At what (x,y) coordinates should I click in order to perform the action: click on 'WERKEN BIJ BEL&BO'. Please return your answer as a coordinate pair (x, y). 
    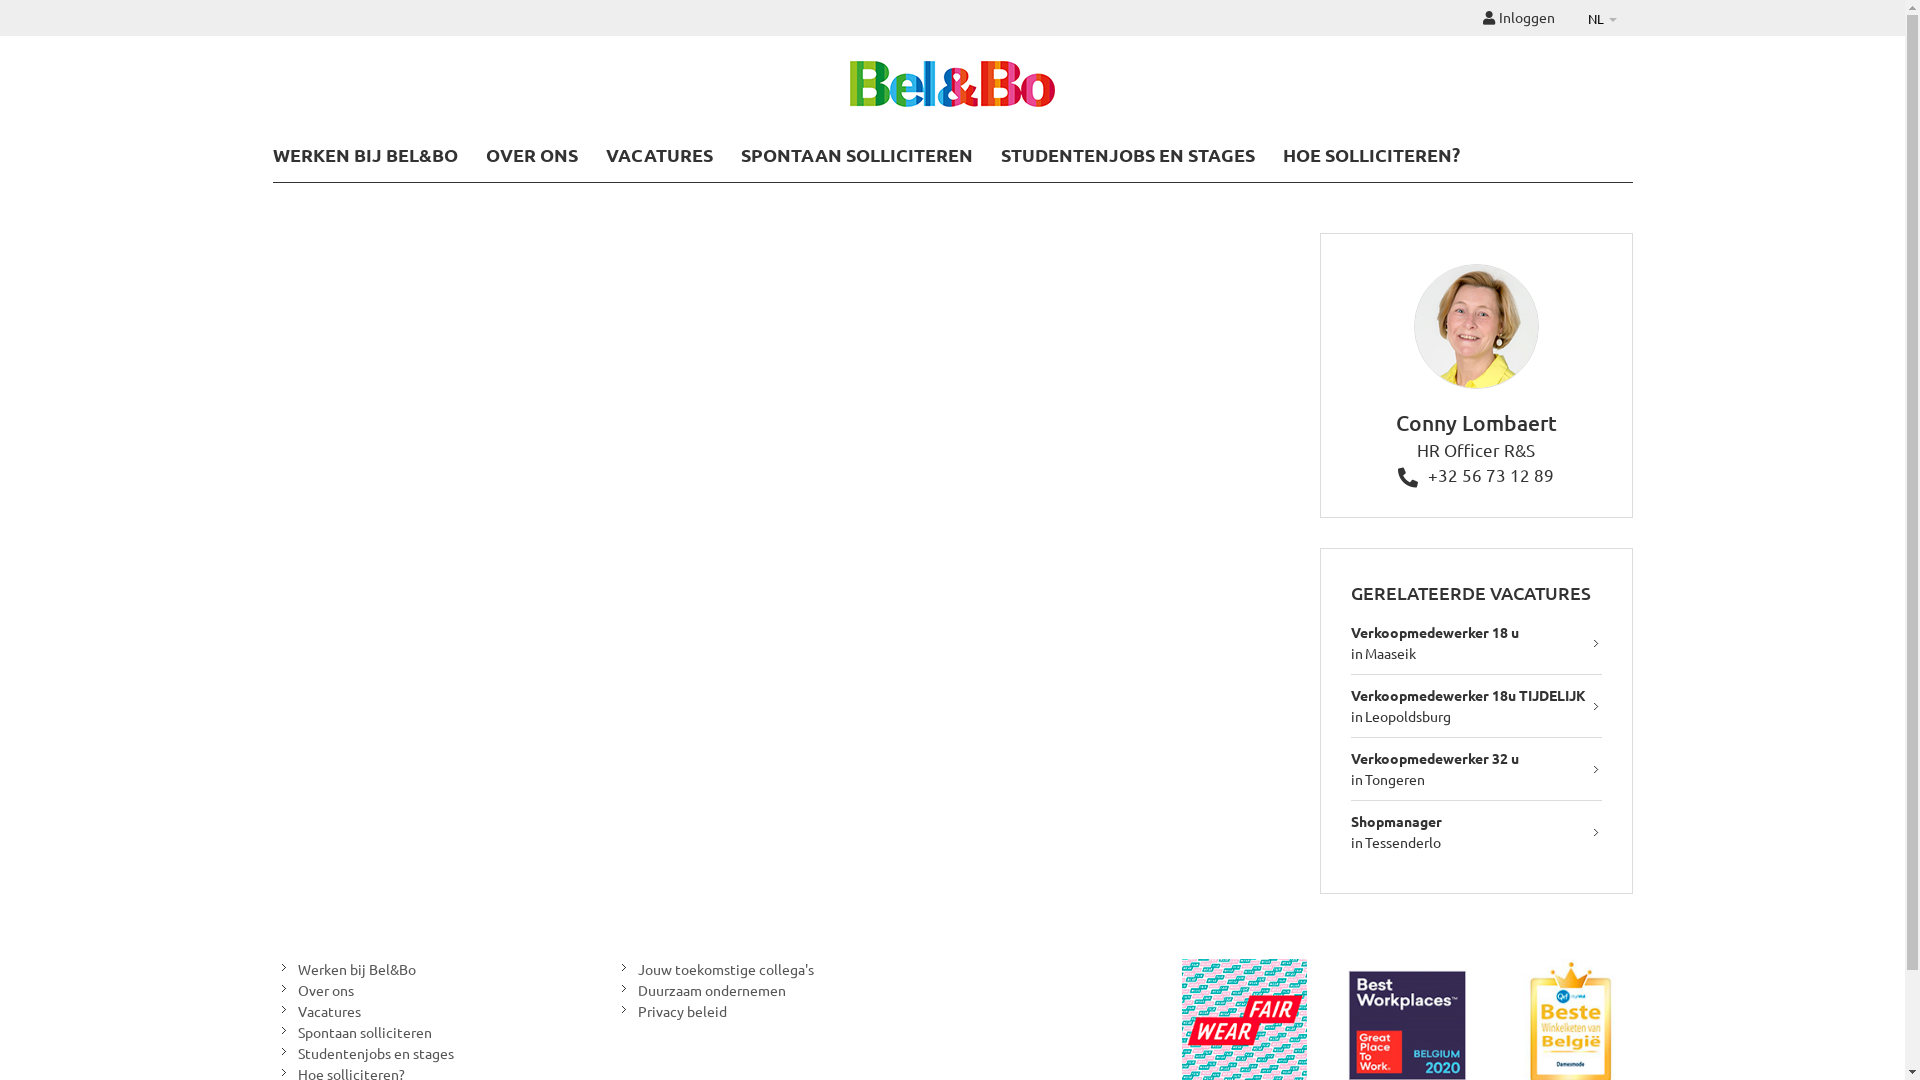
    Looking at the image, I should click on (364, 153).